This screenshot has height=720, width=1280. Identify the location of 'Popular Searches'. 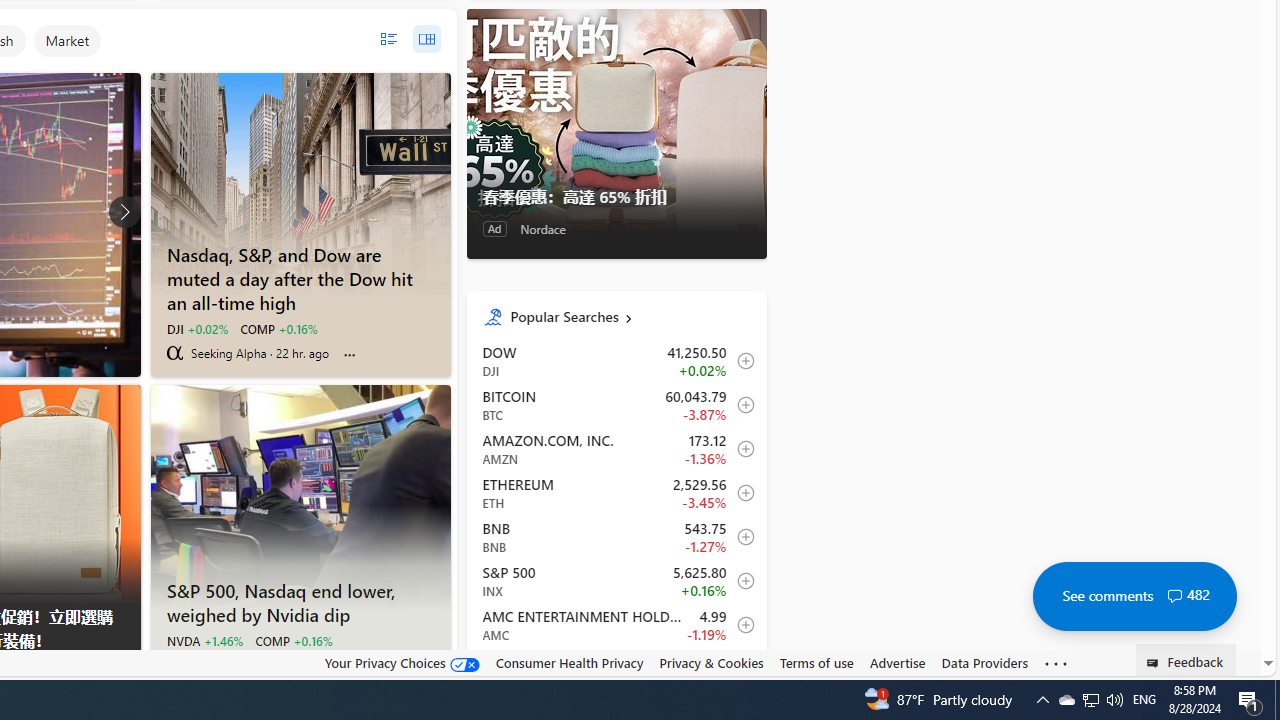
(629, 315).